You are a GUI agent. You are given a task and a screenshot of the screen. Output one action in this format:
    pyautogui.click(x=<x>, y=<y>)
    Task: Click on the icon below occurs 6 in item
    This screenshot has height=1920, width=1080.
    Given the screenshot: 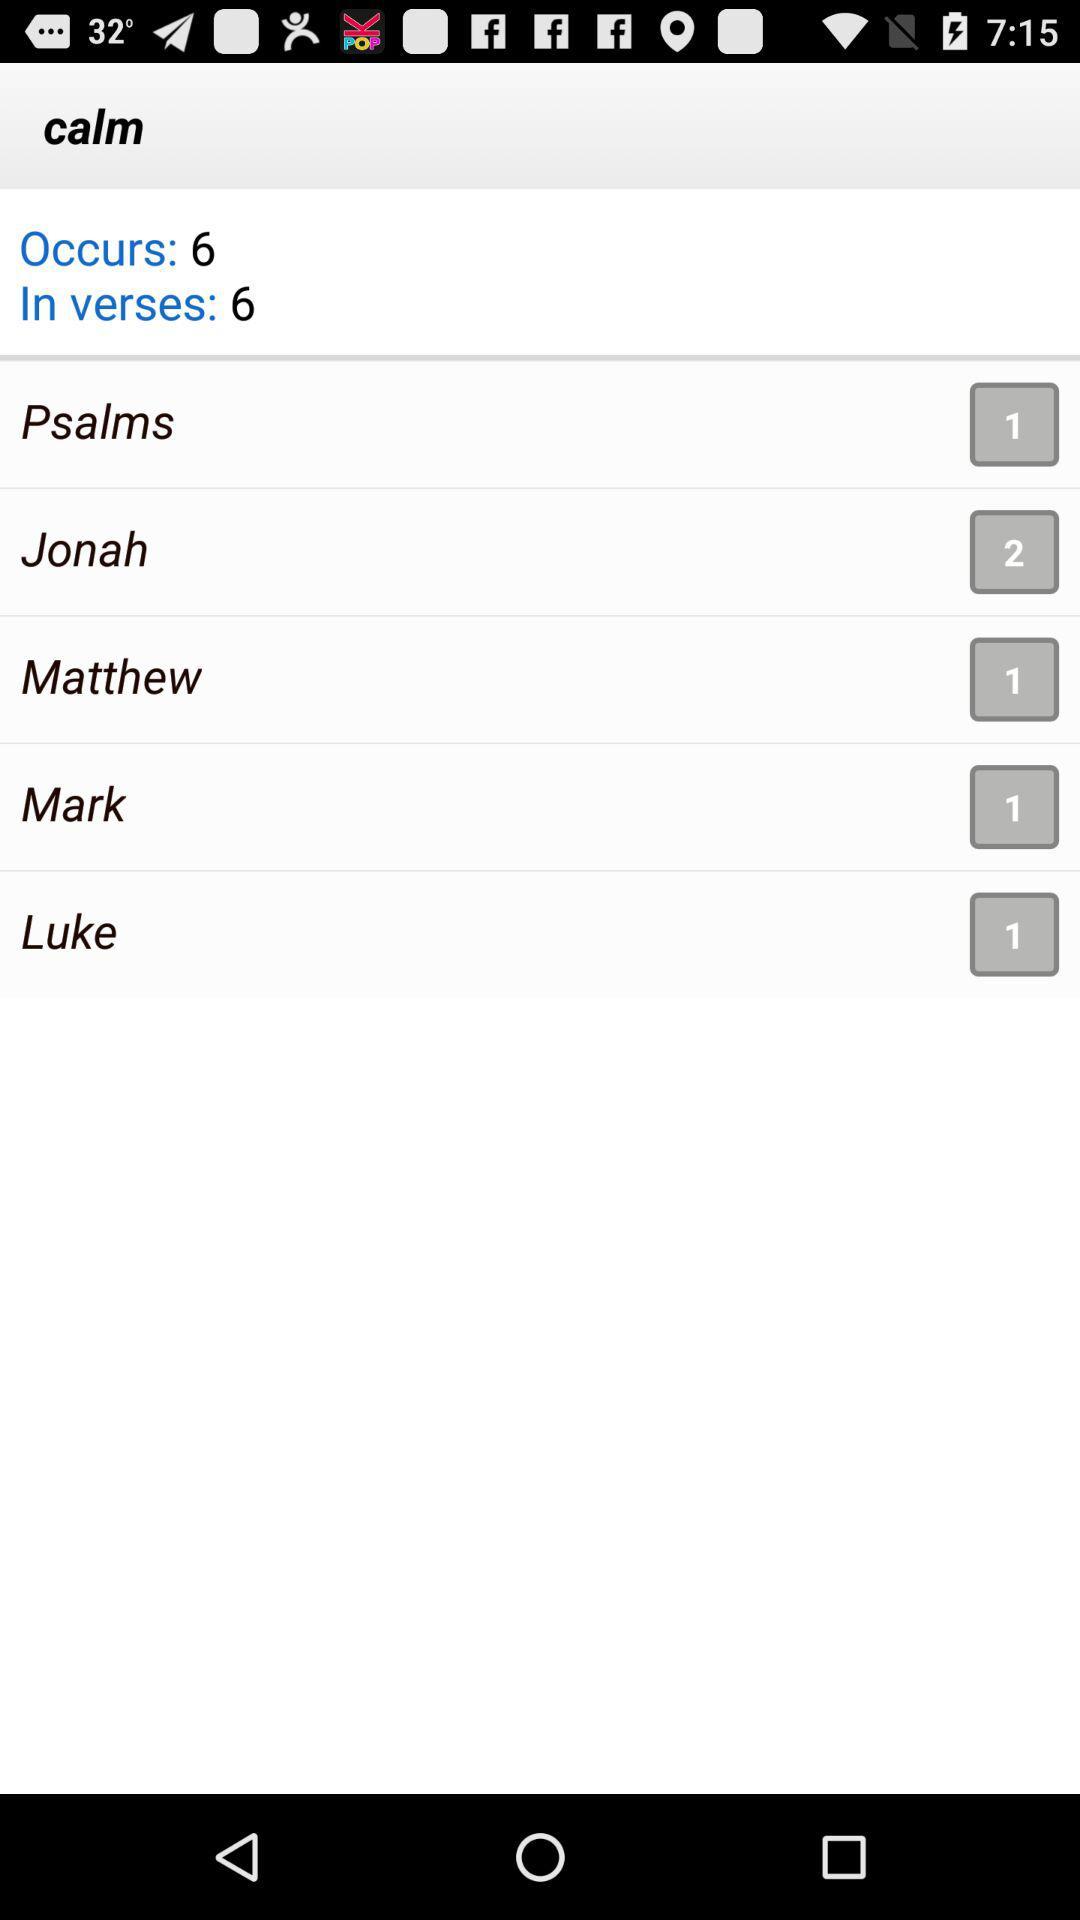 What is the action you would take?
    pyautogui.click(x=98, y=419)
    